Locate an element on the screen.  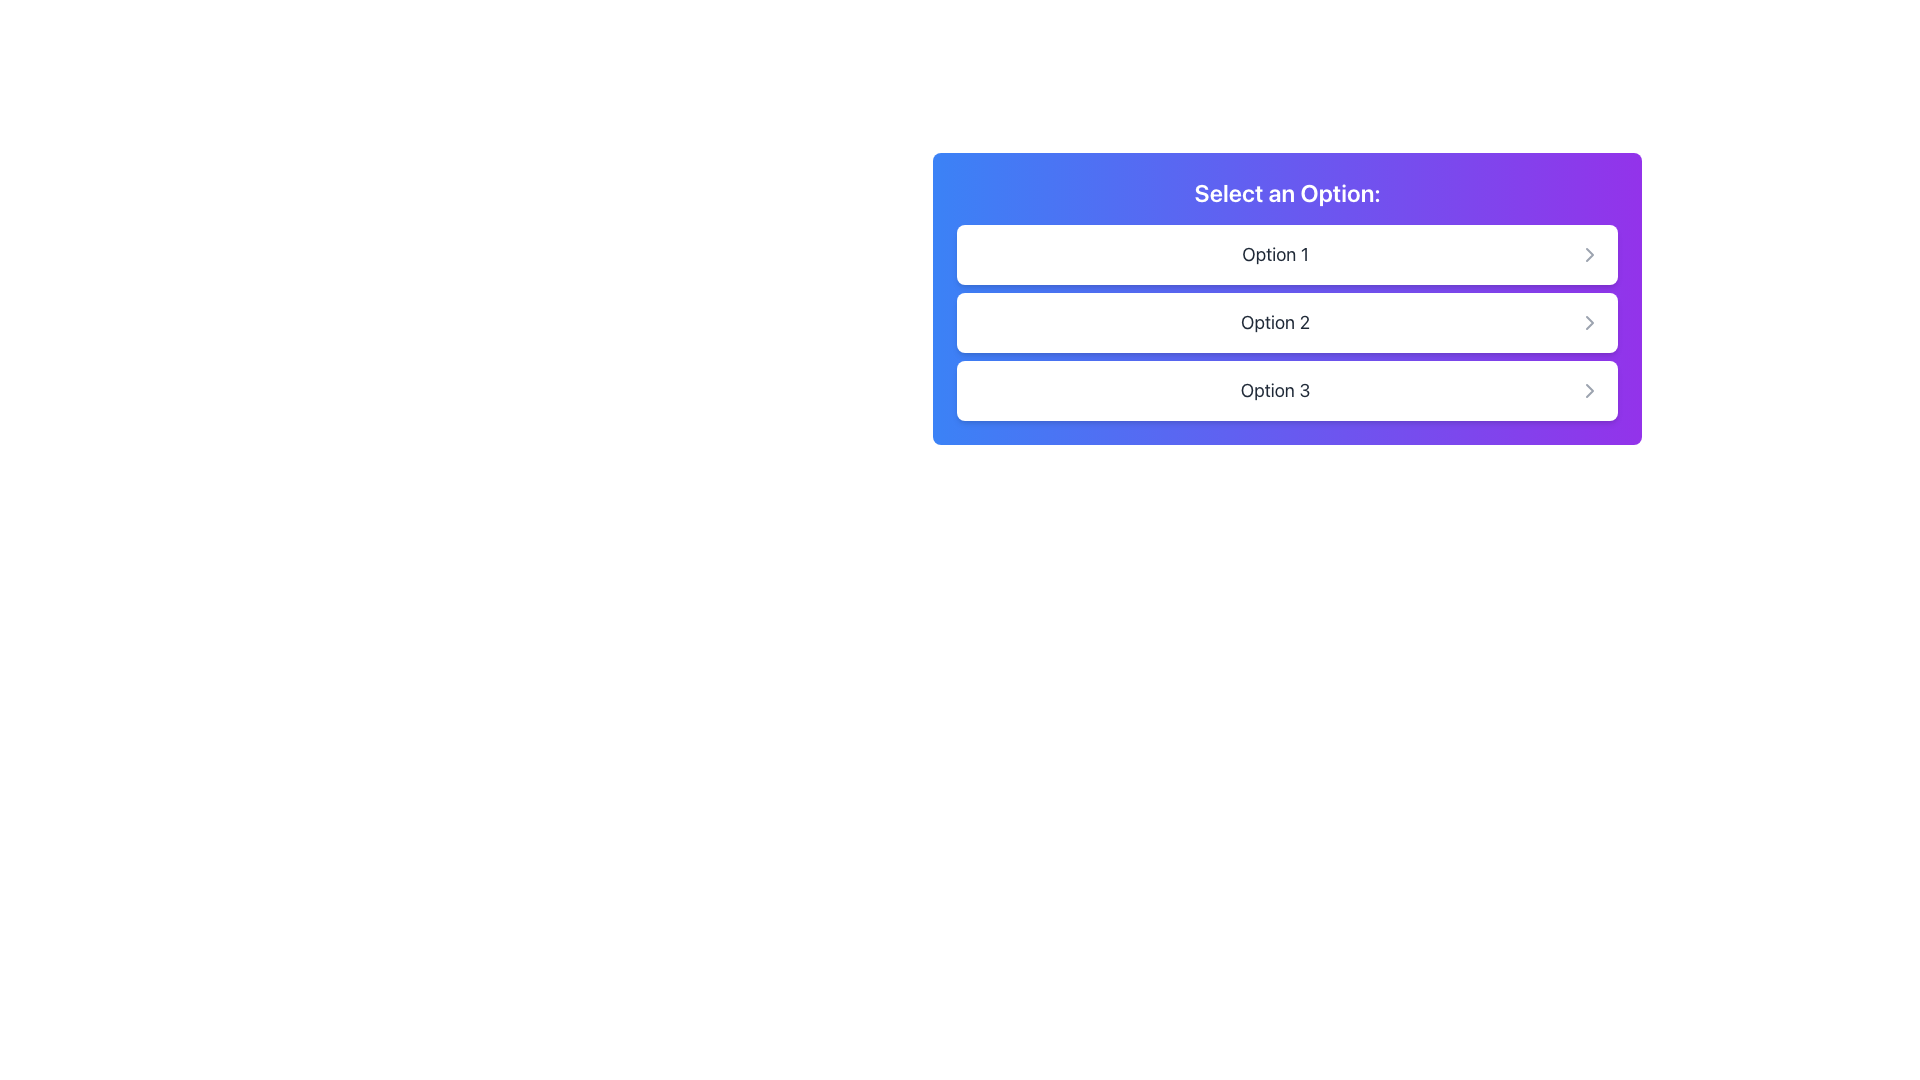
the right-pointing chevron icon button located at the far right of 'Option 3' in the selectable entries list is located at coordinates (1588, 390).